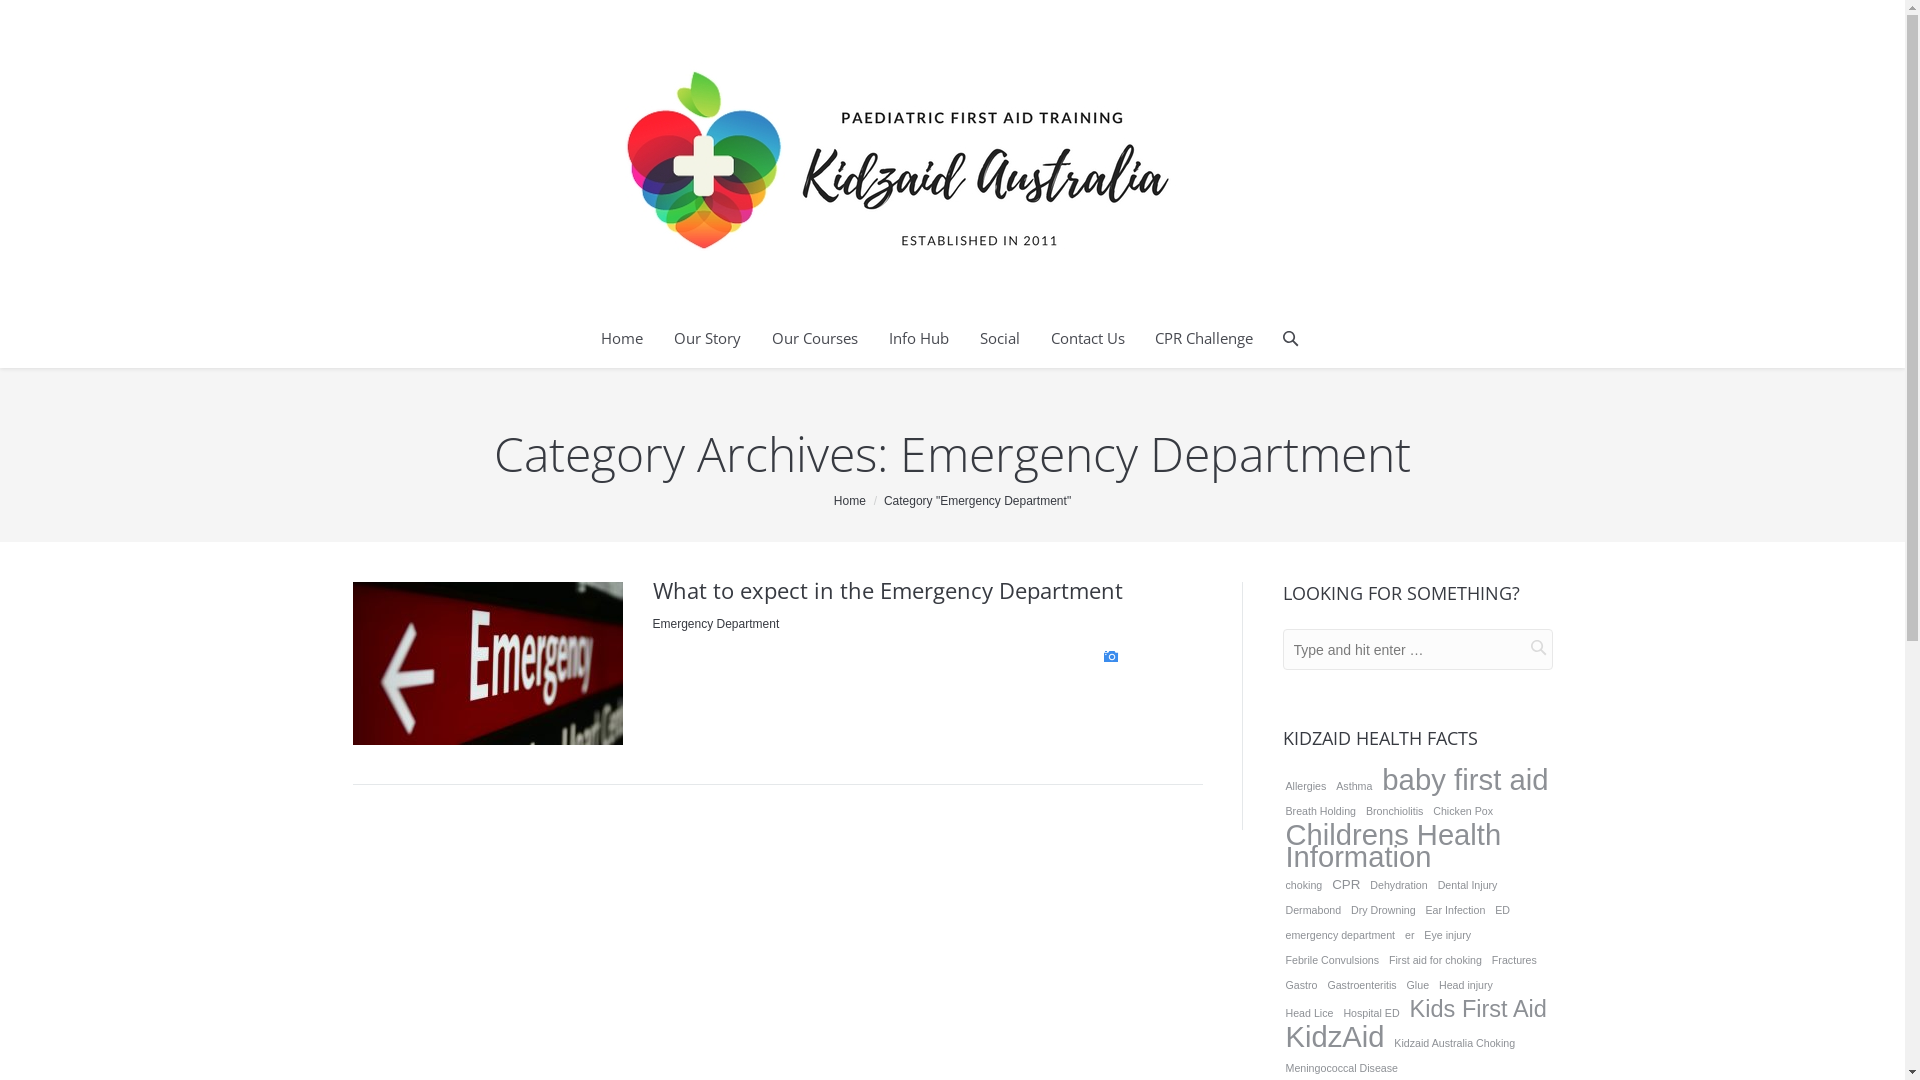 The width and height of the screenshot is (1920, 1080). Describe the element at coordinates (715, 623) in the screenshot. I see `'Emergency Department'` at that location.